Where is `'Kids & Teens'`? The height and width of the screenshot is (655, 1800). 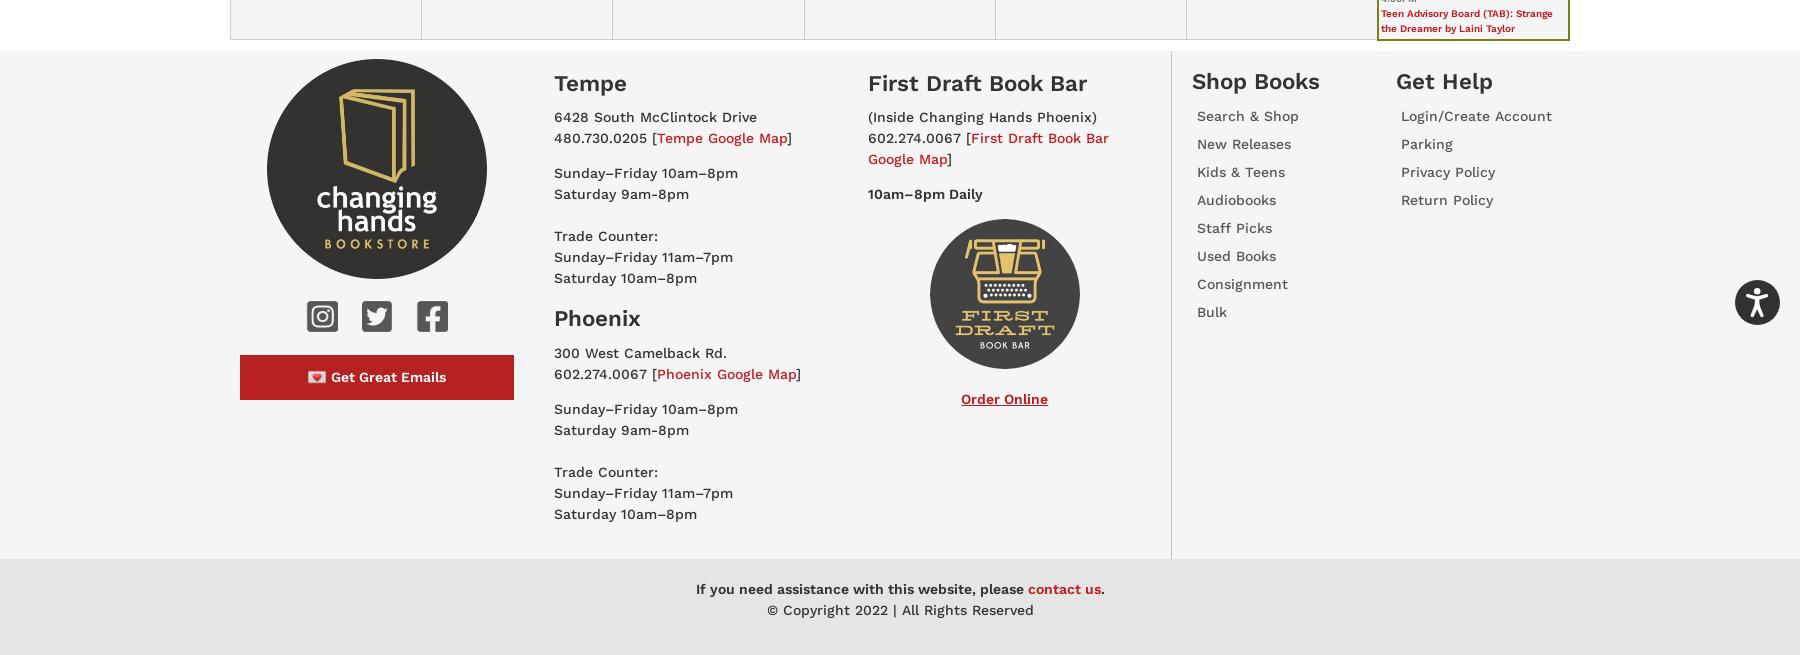
'Kids & Teens' is located at coordinates (1196, 171).